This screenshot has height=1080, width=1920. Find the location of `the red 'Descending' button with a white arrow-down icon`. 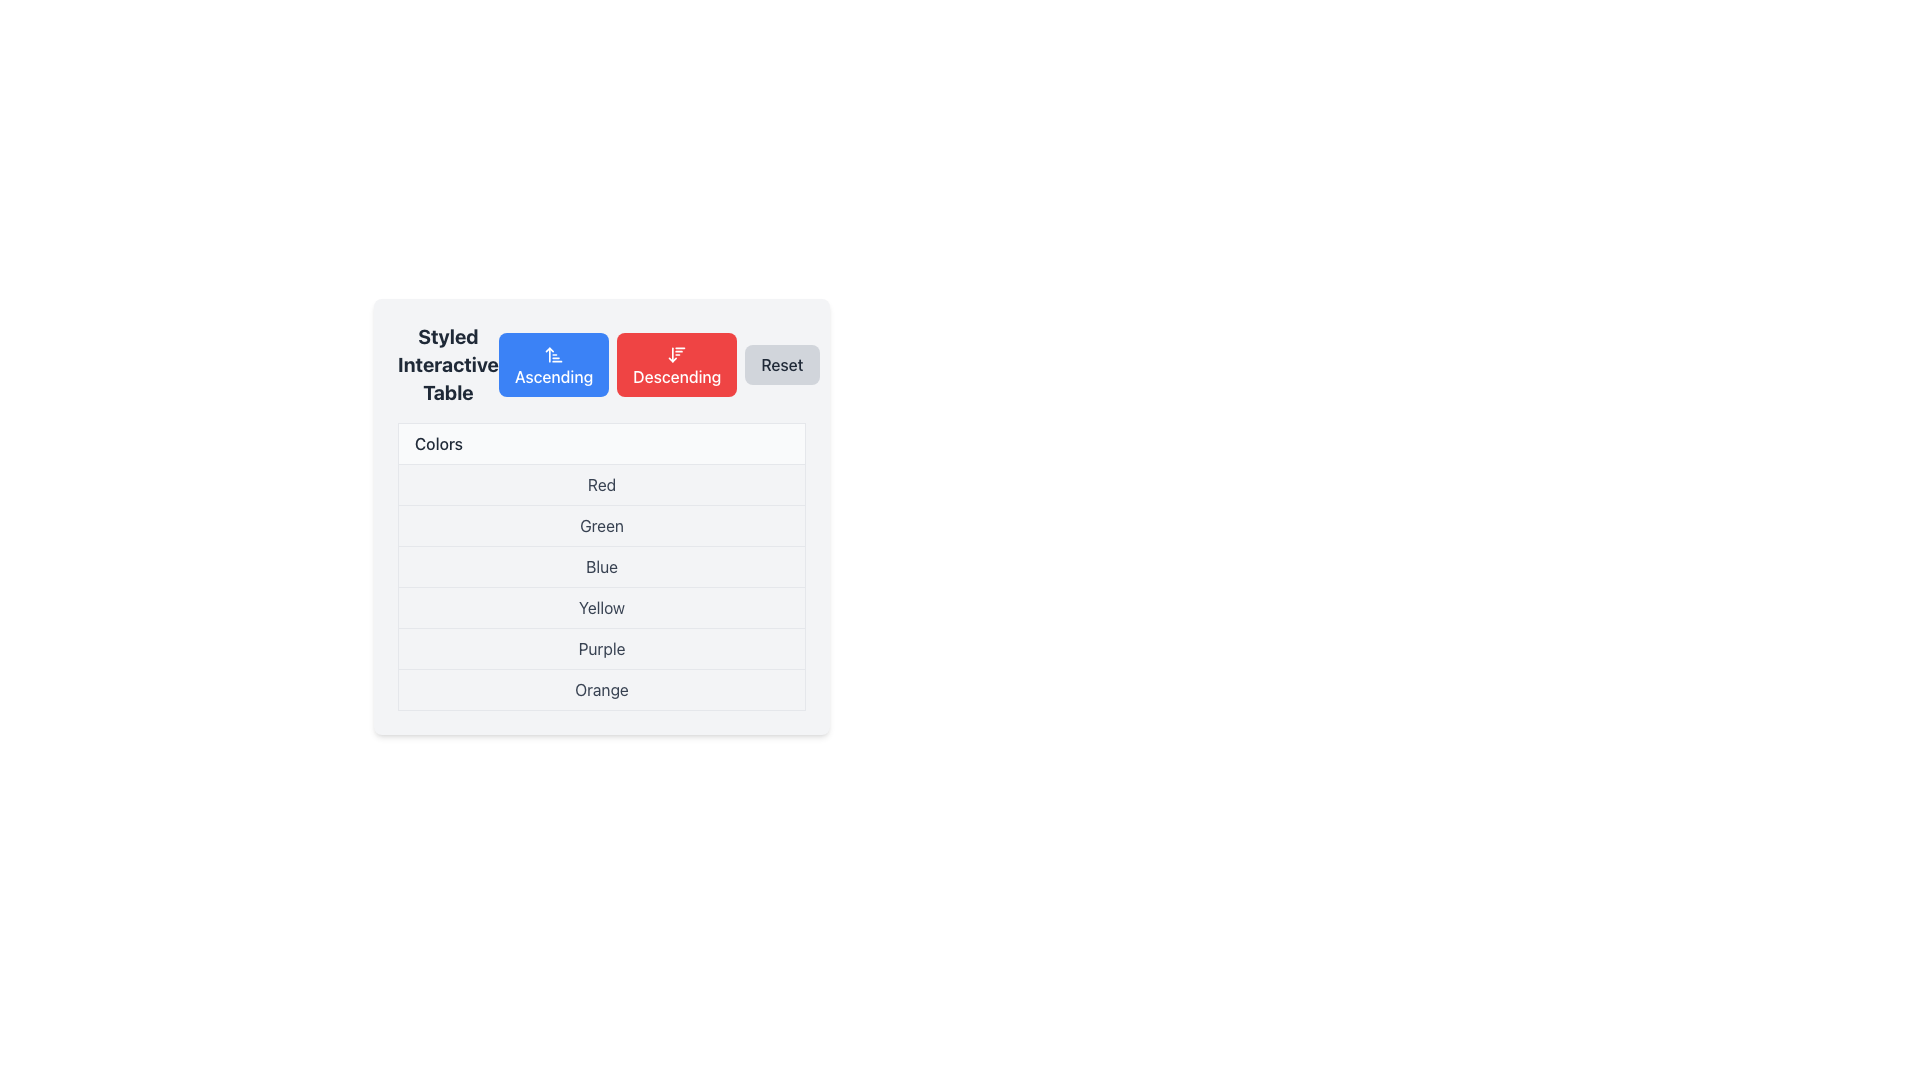

the red 'Descending' button with a white arrow-down icon is located at coordinates (659, 365).